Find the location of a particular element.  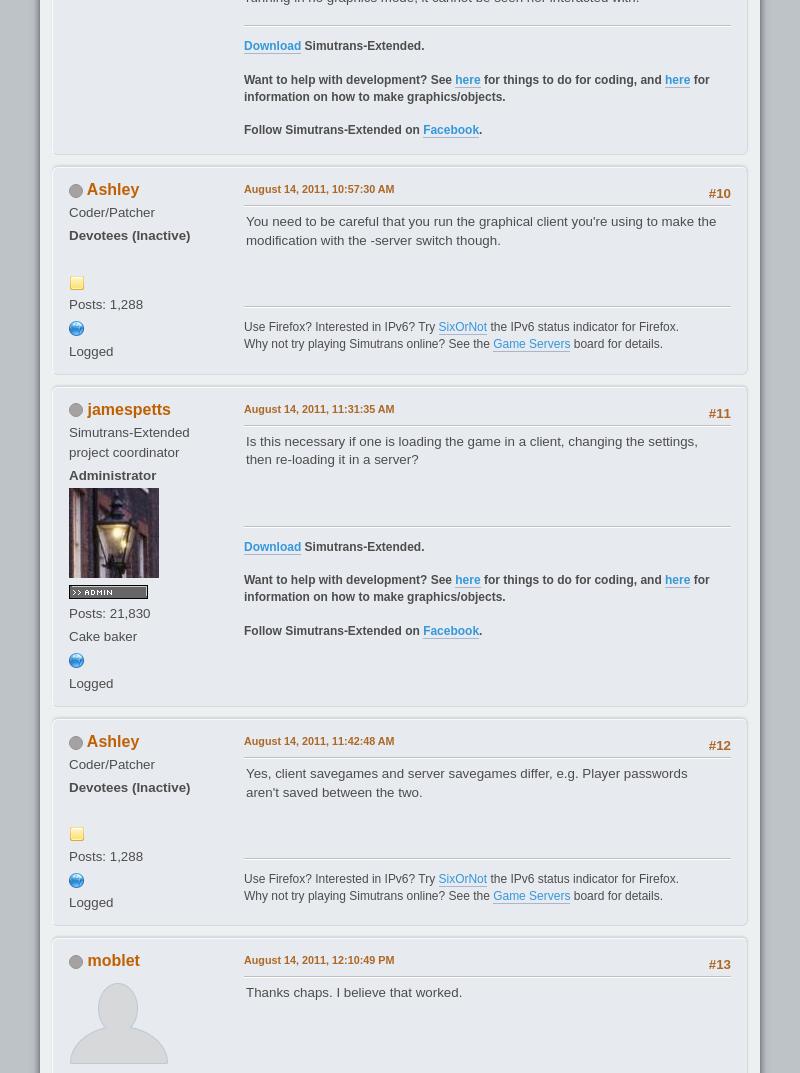

'jamespetts' is located at coordinates (86, 407).